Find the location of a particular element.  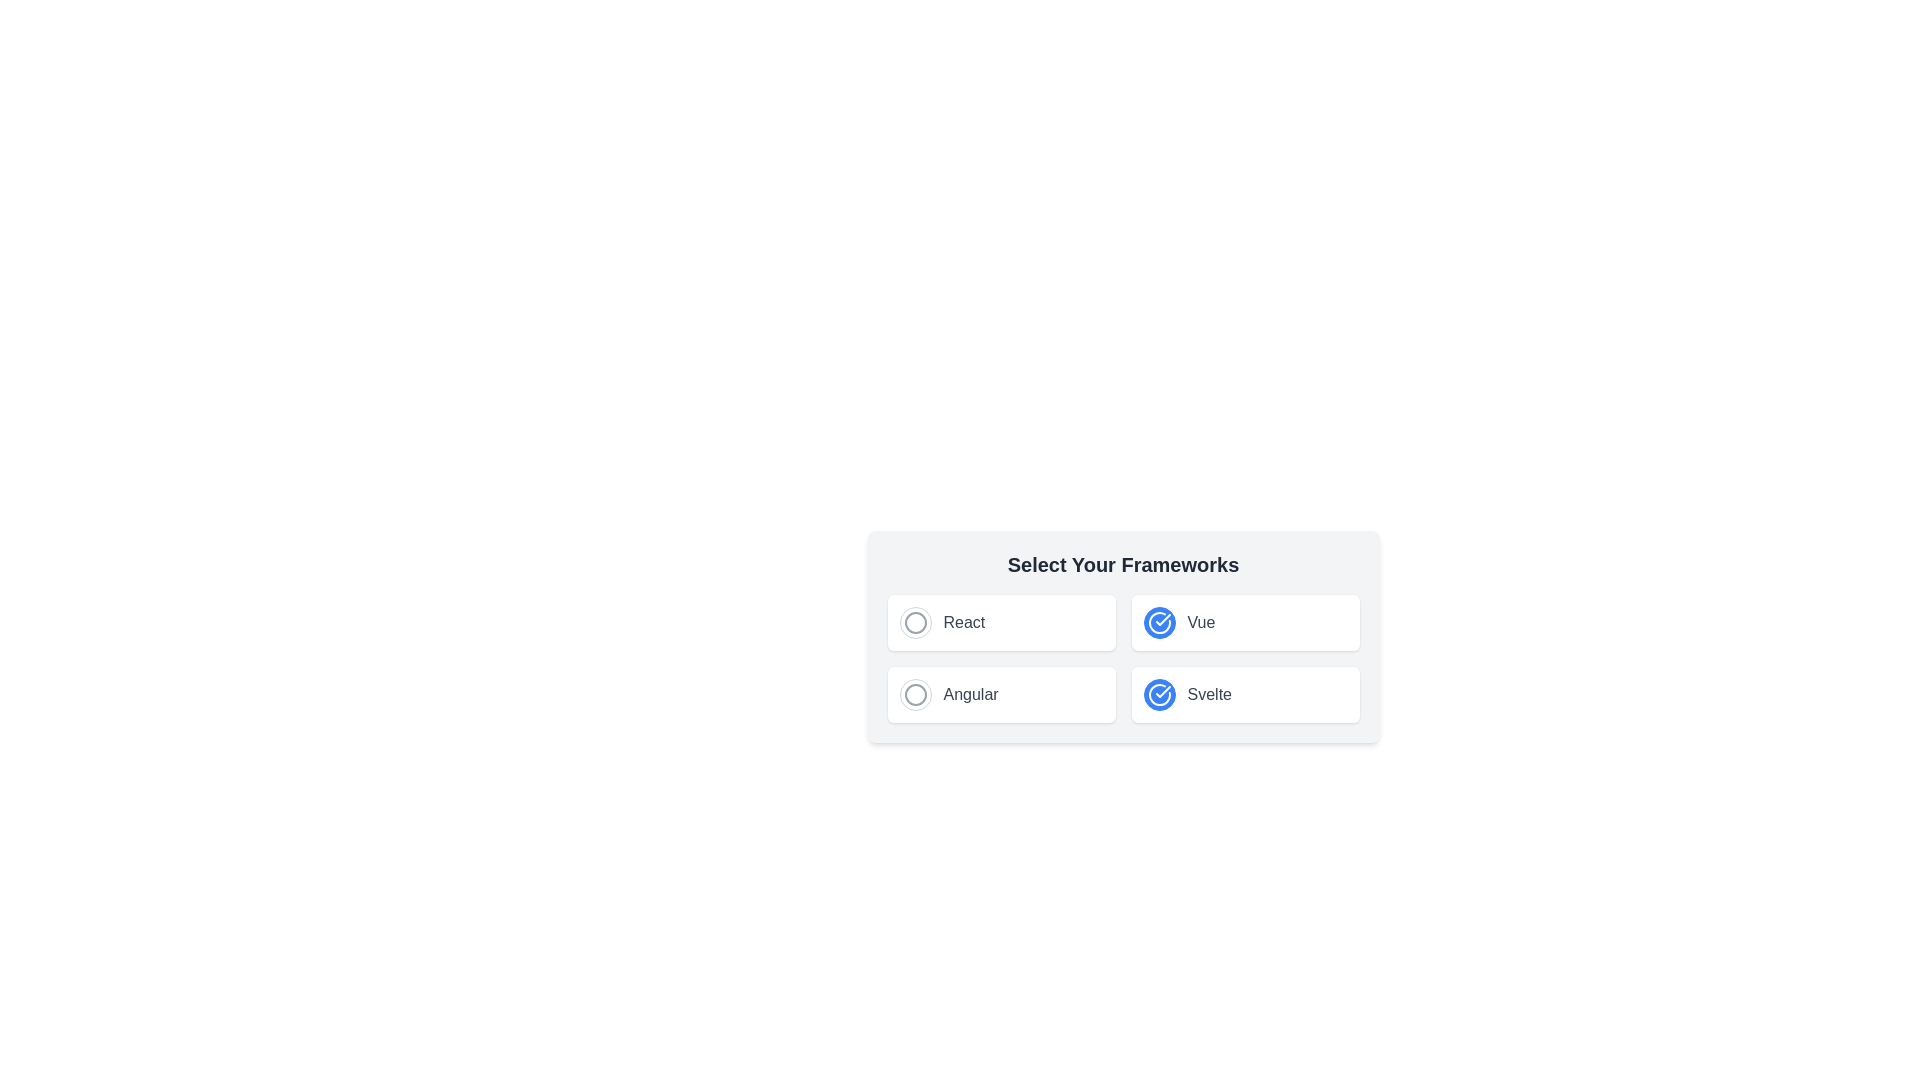

the second card in the grid layout with a white background and a blue checkmark icon for sorting is located at coordinates (1244, 622).